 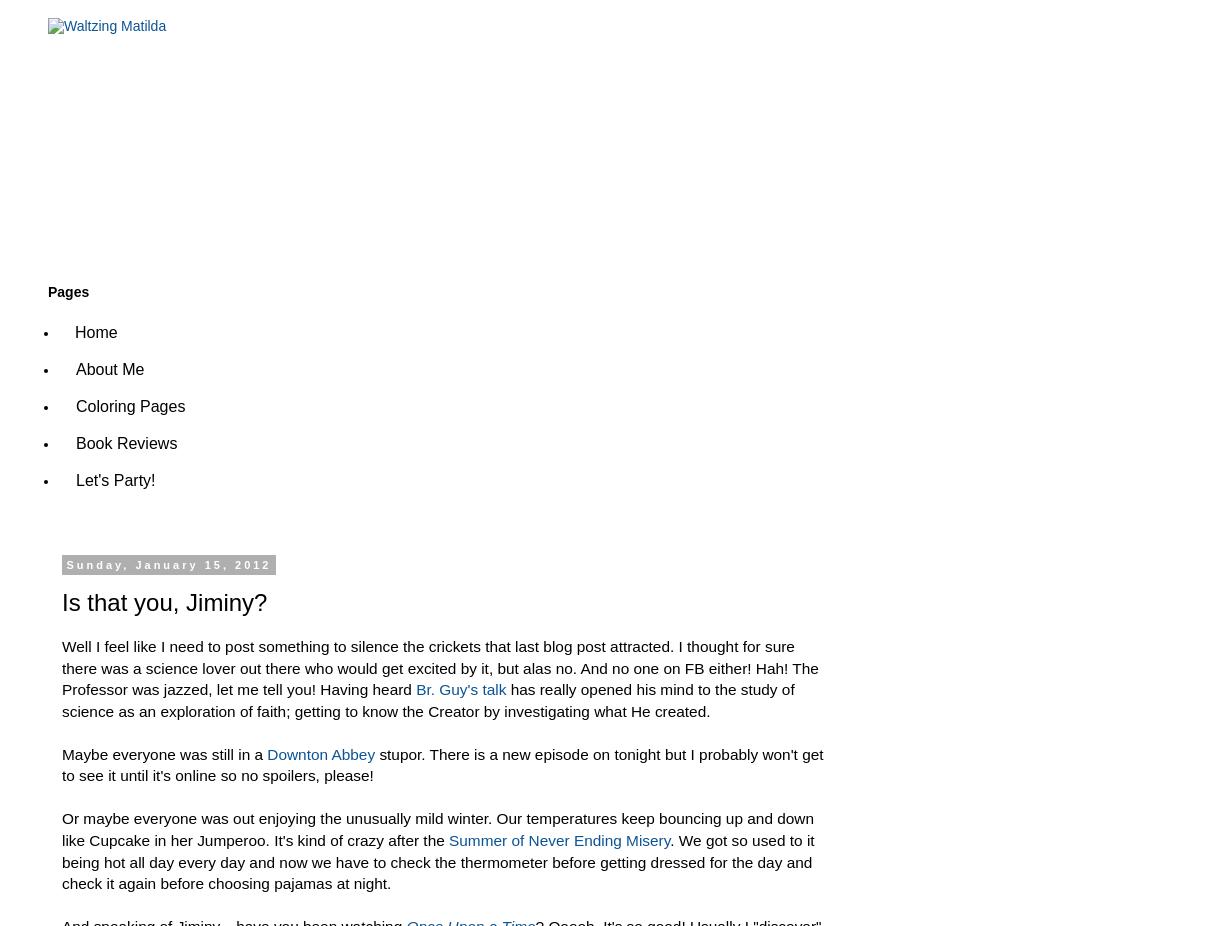 I want to click on 'Or maybe everyone was out enjoying the unusually mild winter. Our temperatures keep bouncing up and down like Cupcake in her Jumperoo. It's kind of crazy after the', so click(x=437, y=829).